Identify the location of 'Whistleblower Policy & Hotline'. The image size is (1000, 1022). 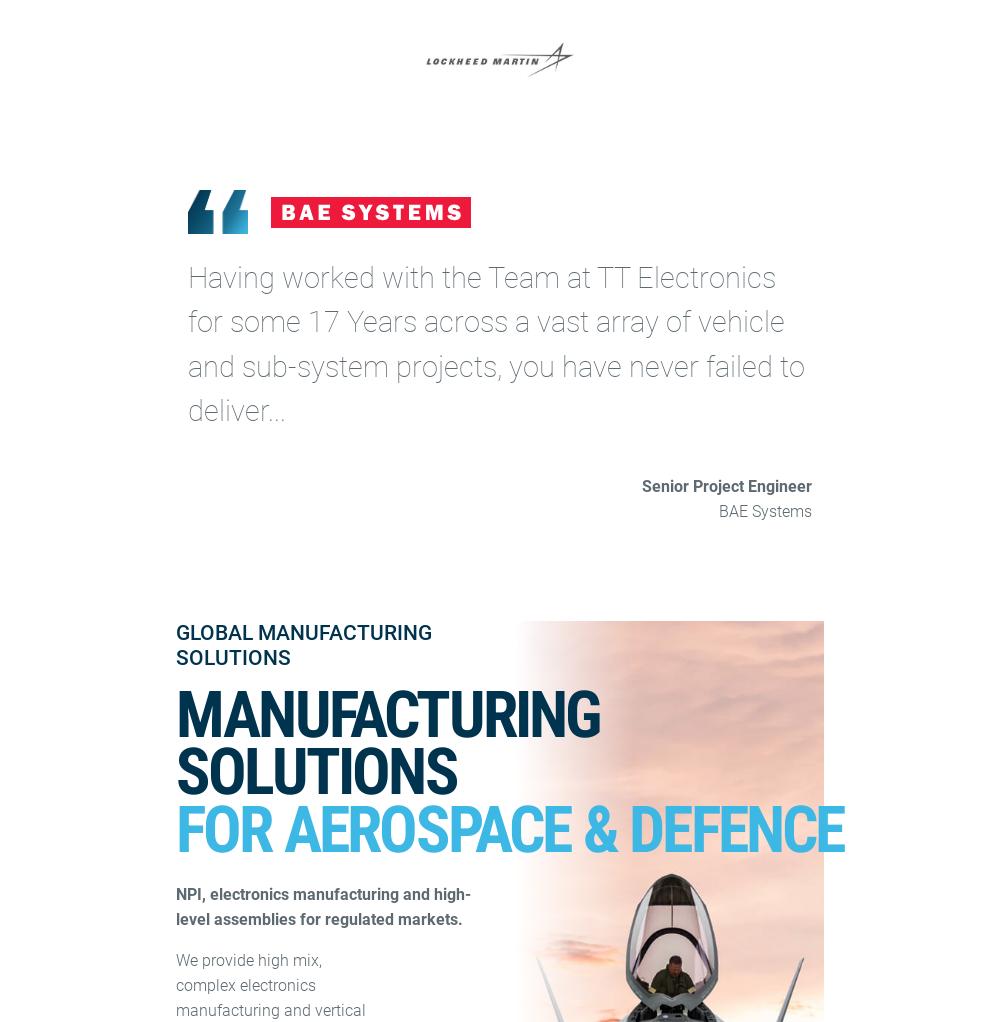
(618, 312).